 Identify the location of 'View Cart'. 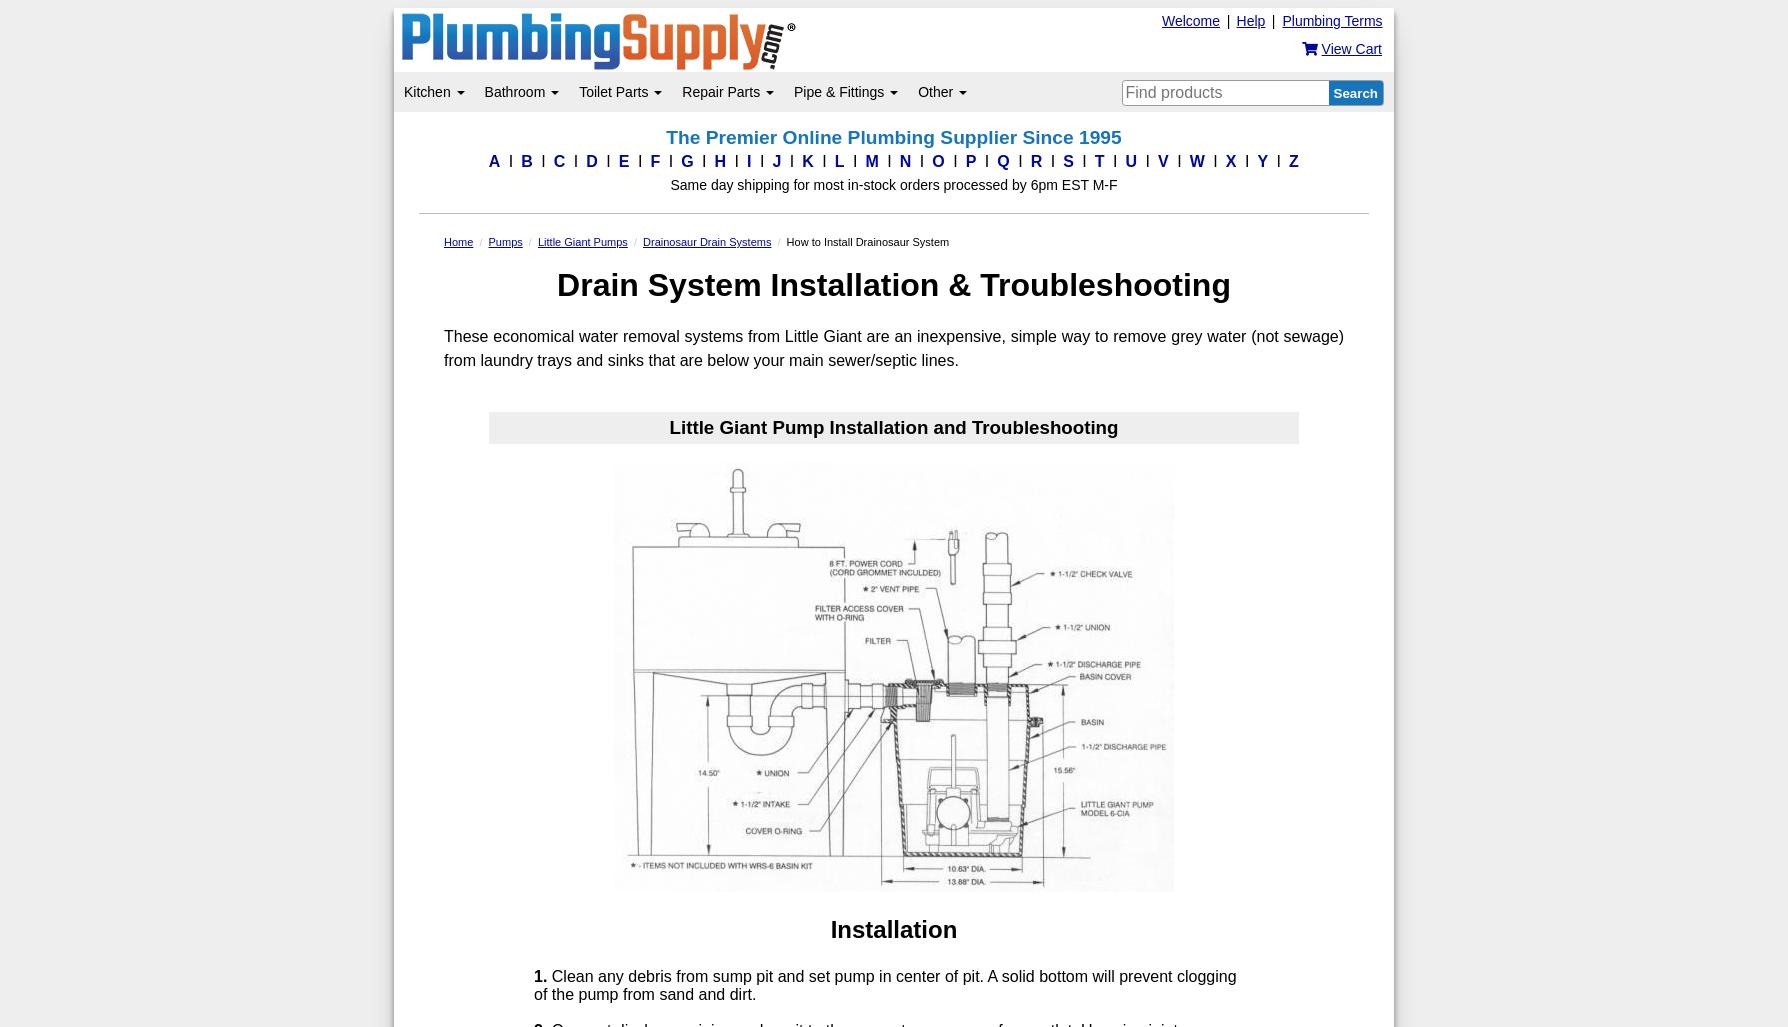
(1351, 48).